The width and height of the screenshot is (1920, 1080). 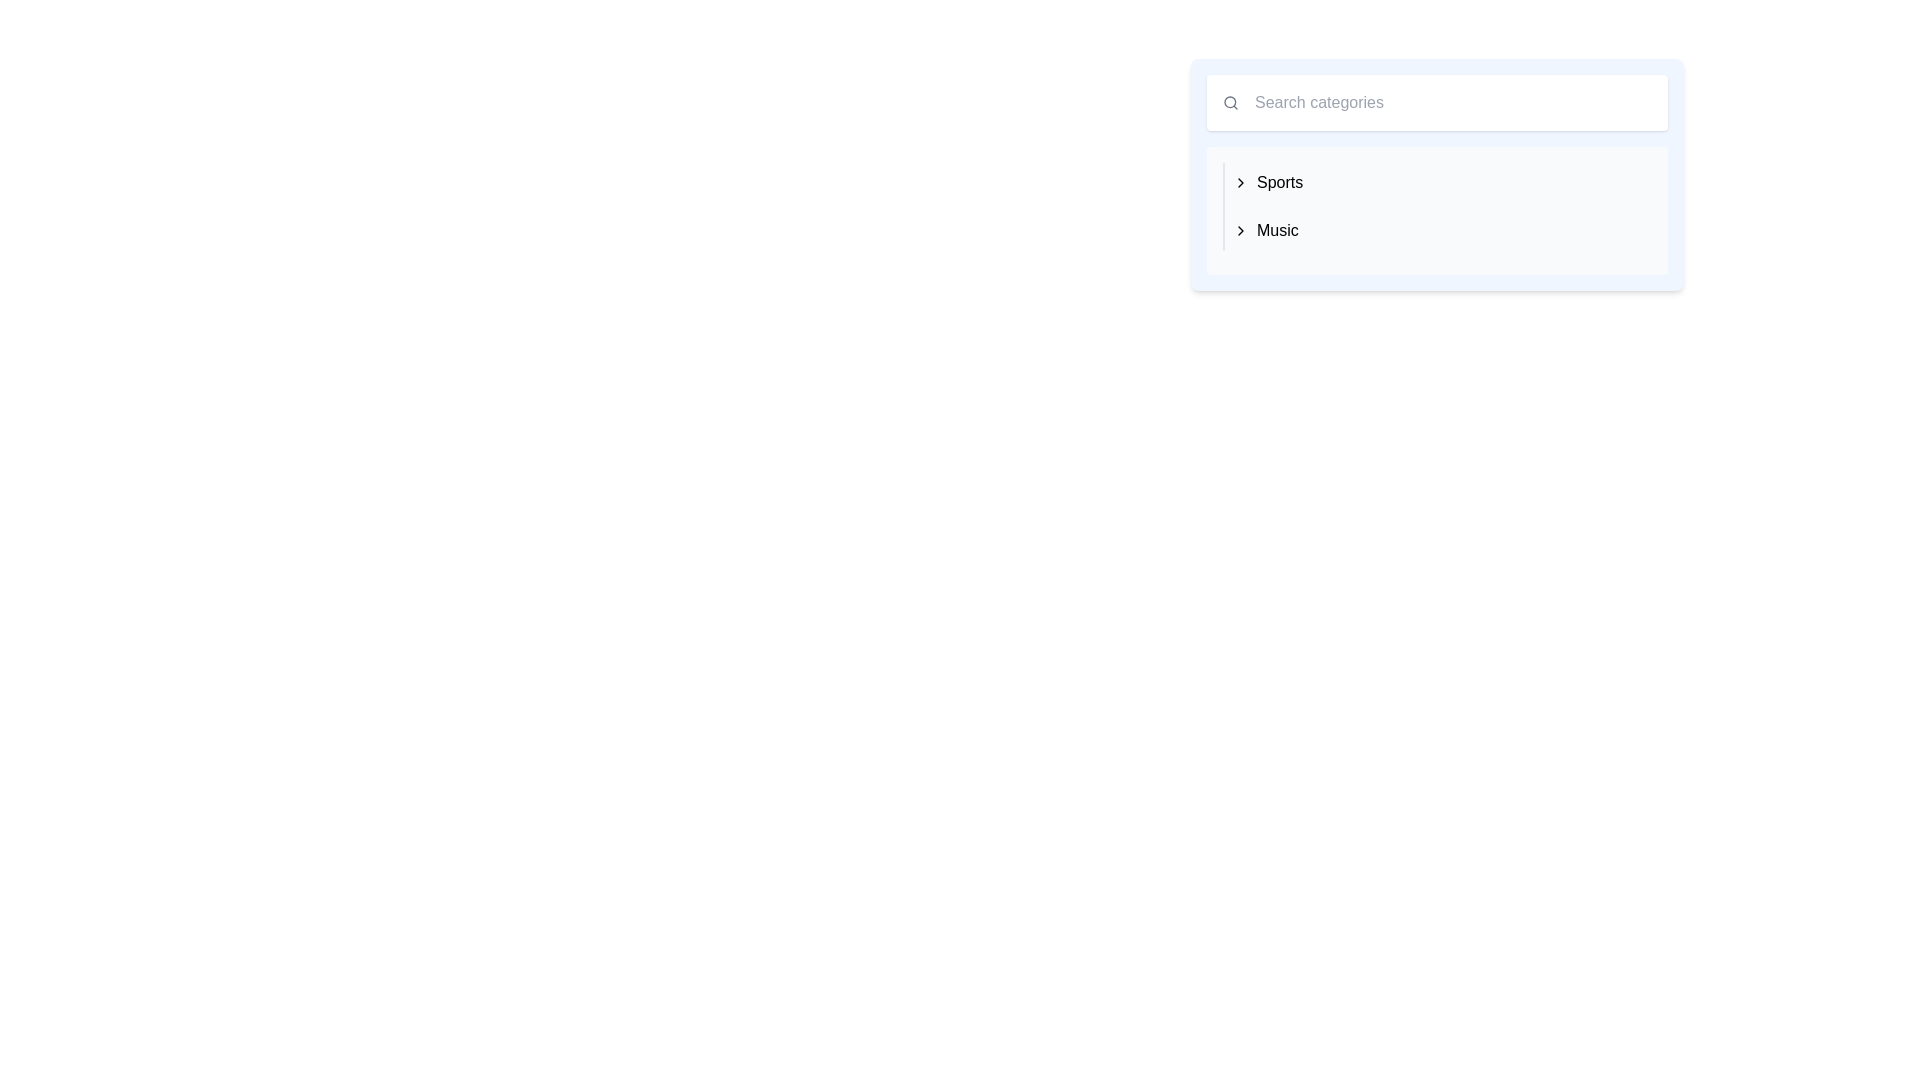 I want to click on the 'Sports' clickable menu item located in the left part of the vertical list menu, positioned above the 'Music' item, for keyboard accessibility, so click(x=1267, y=182).